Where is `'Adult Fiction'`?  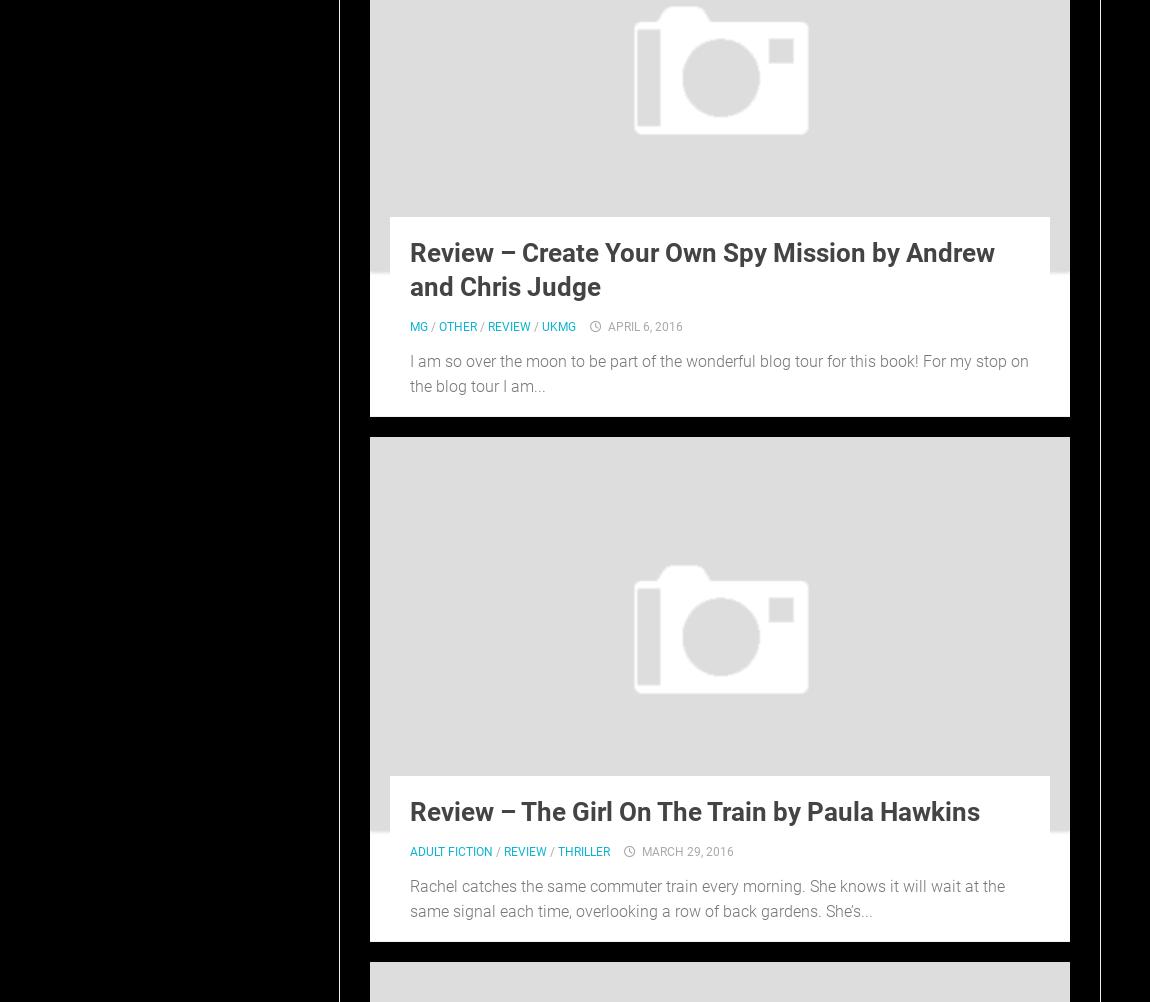 'Adult Fiction' is located at coordinates (451, 850).